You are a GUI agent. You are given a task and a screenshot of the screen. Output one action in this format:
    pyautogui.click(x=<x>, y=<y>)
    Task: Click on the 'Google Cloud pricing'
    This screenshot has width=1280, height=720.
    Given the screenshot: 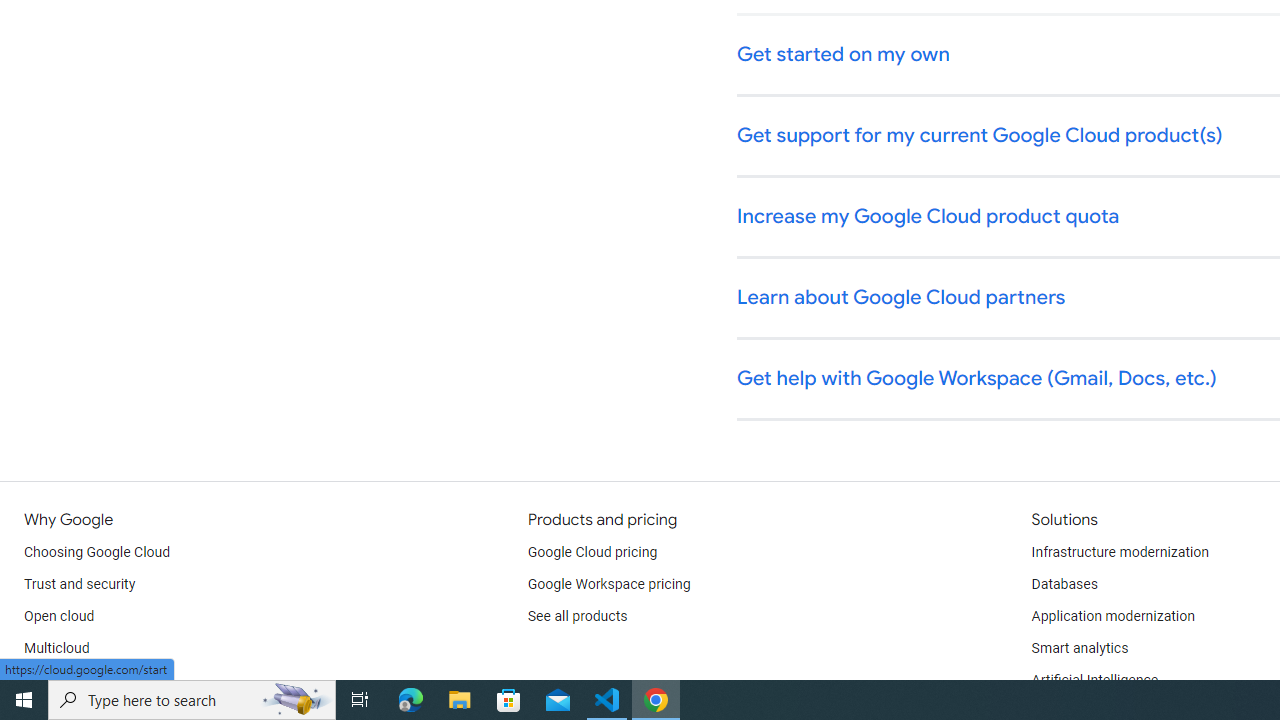 What is the action you would take?
    pyautogui.click(x=591, y=552)
    